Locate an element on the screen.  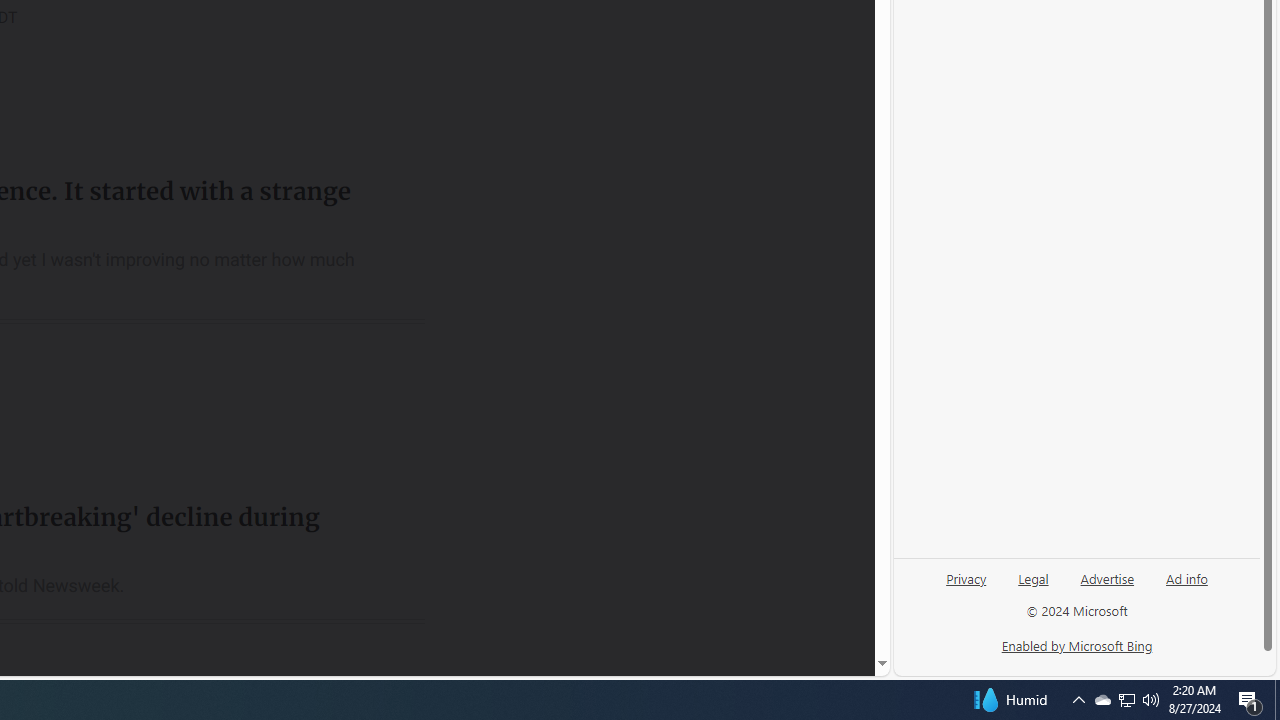
'Ad info' is located at coordinates (1186, 585).